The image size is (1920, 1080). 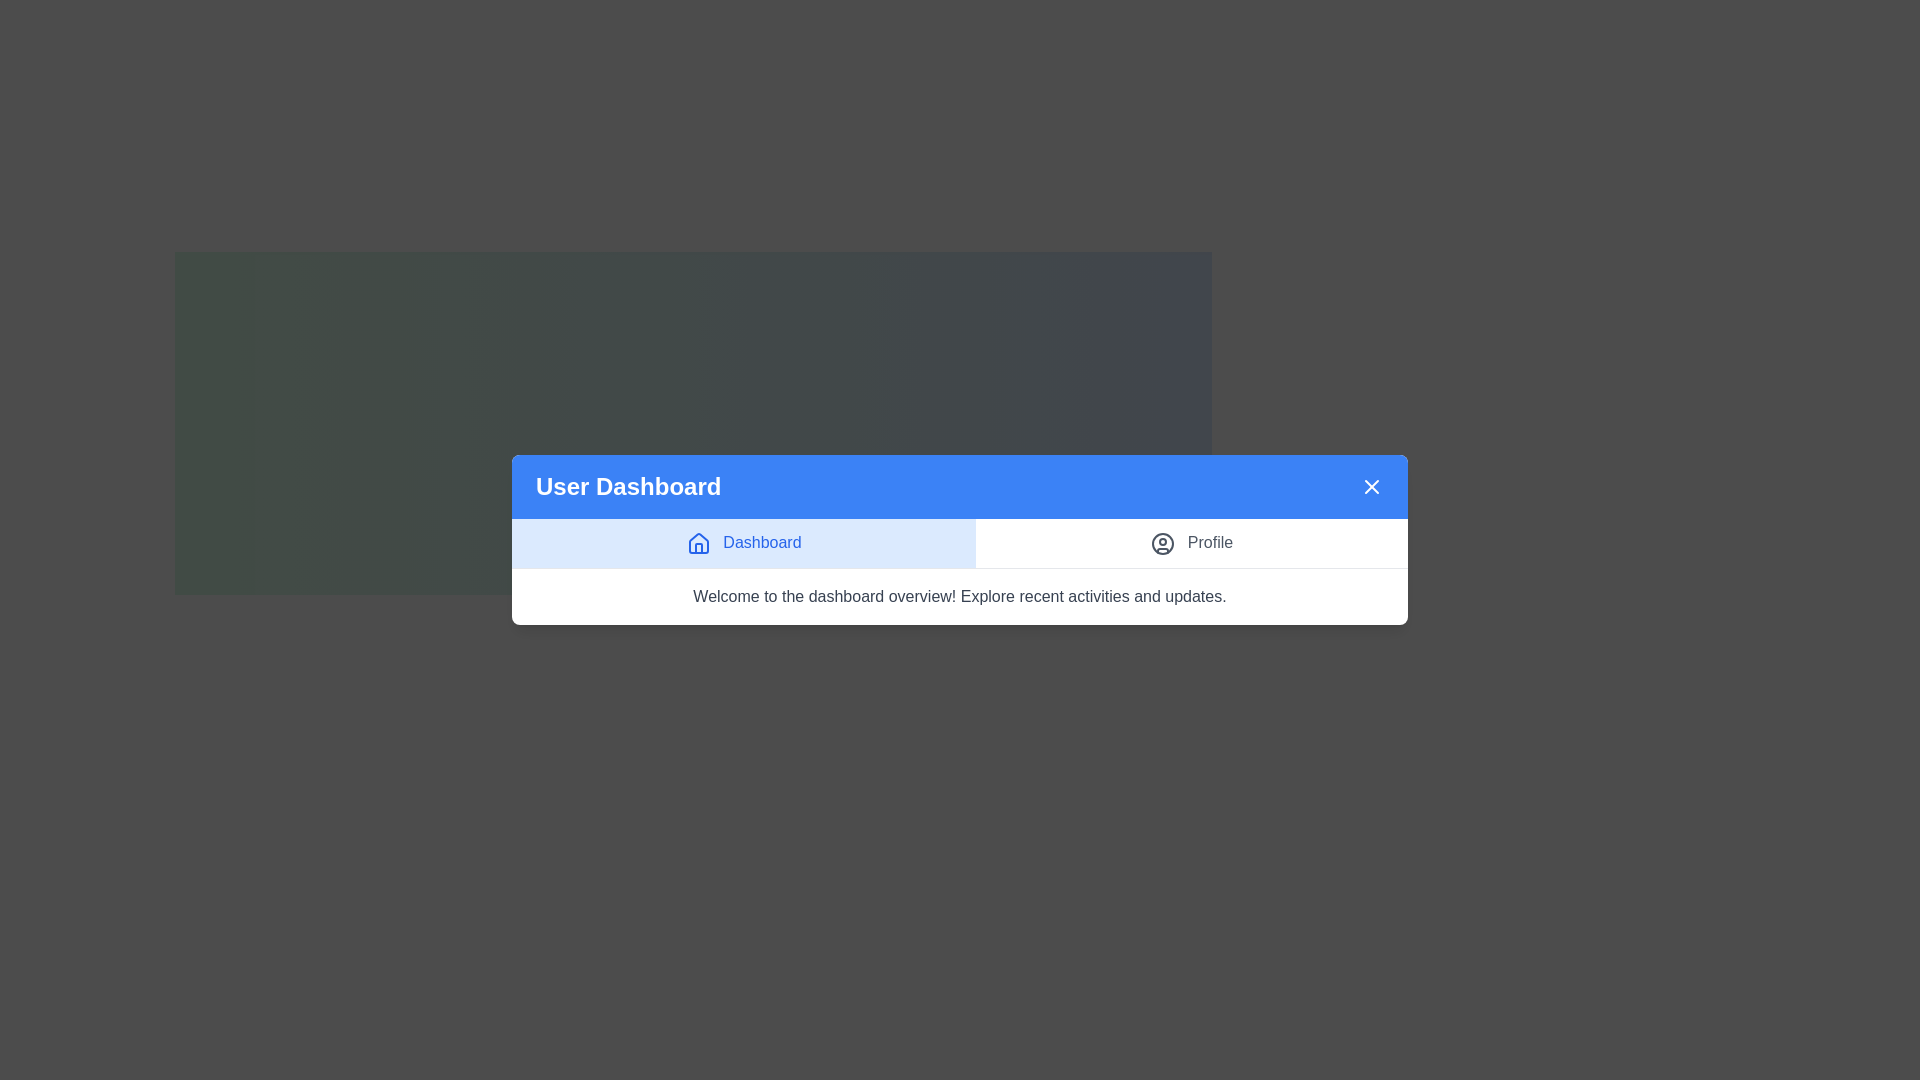 What do you see at coordinates (960, 595) in the screenshot?
I see `informational text block that greets users and provides an overview of the dashboard, located below the blue header bar and centered in the mid-bottom section of the card` at bounding box center [960, 595].